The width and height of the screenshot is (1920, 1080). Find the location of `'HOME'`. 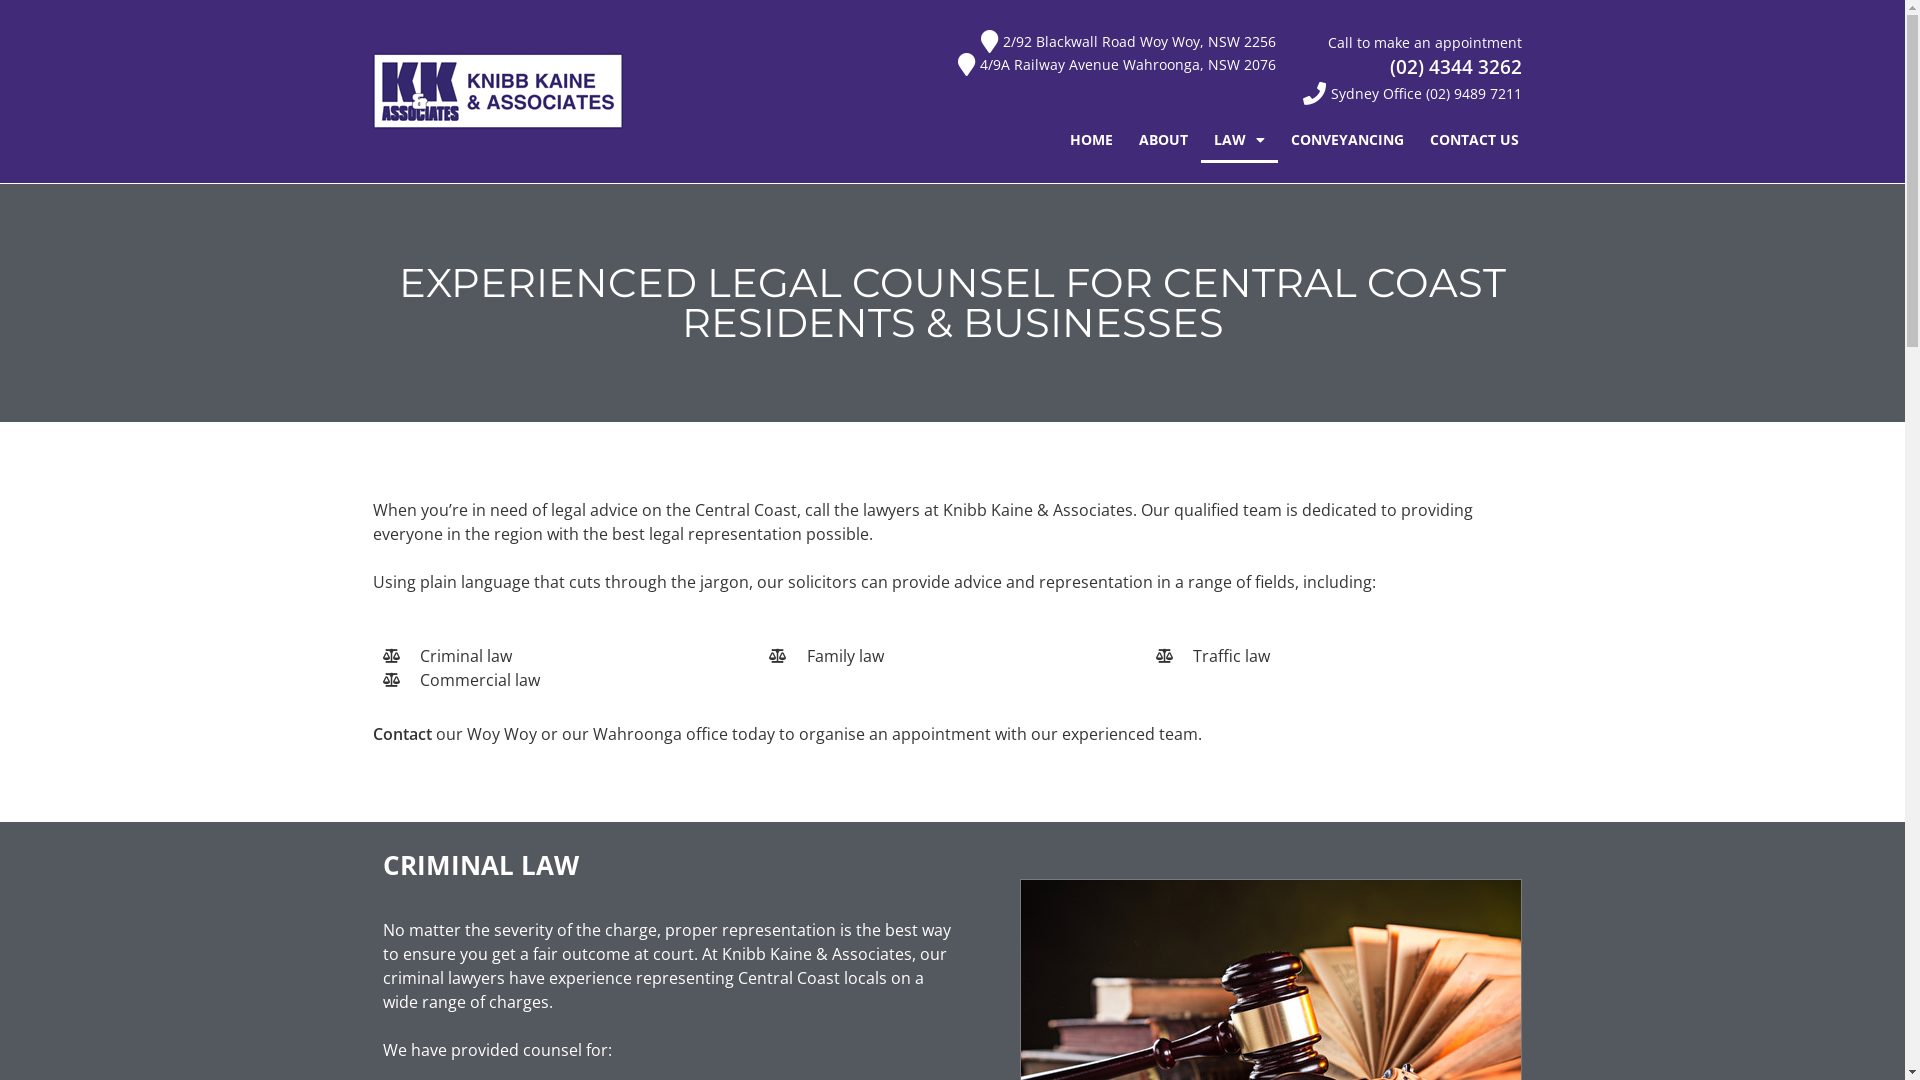

'HOME' is located at coordinates (1090, 138).